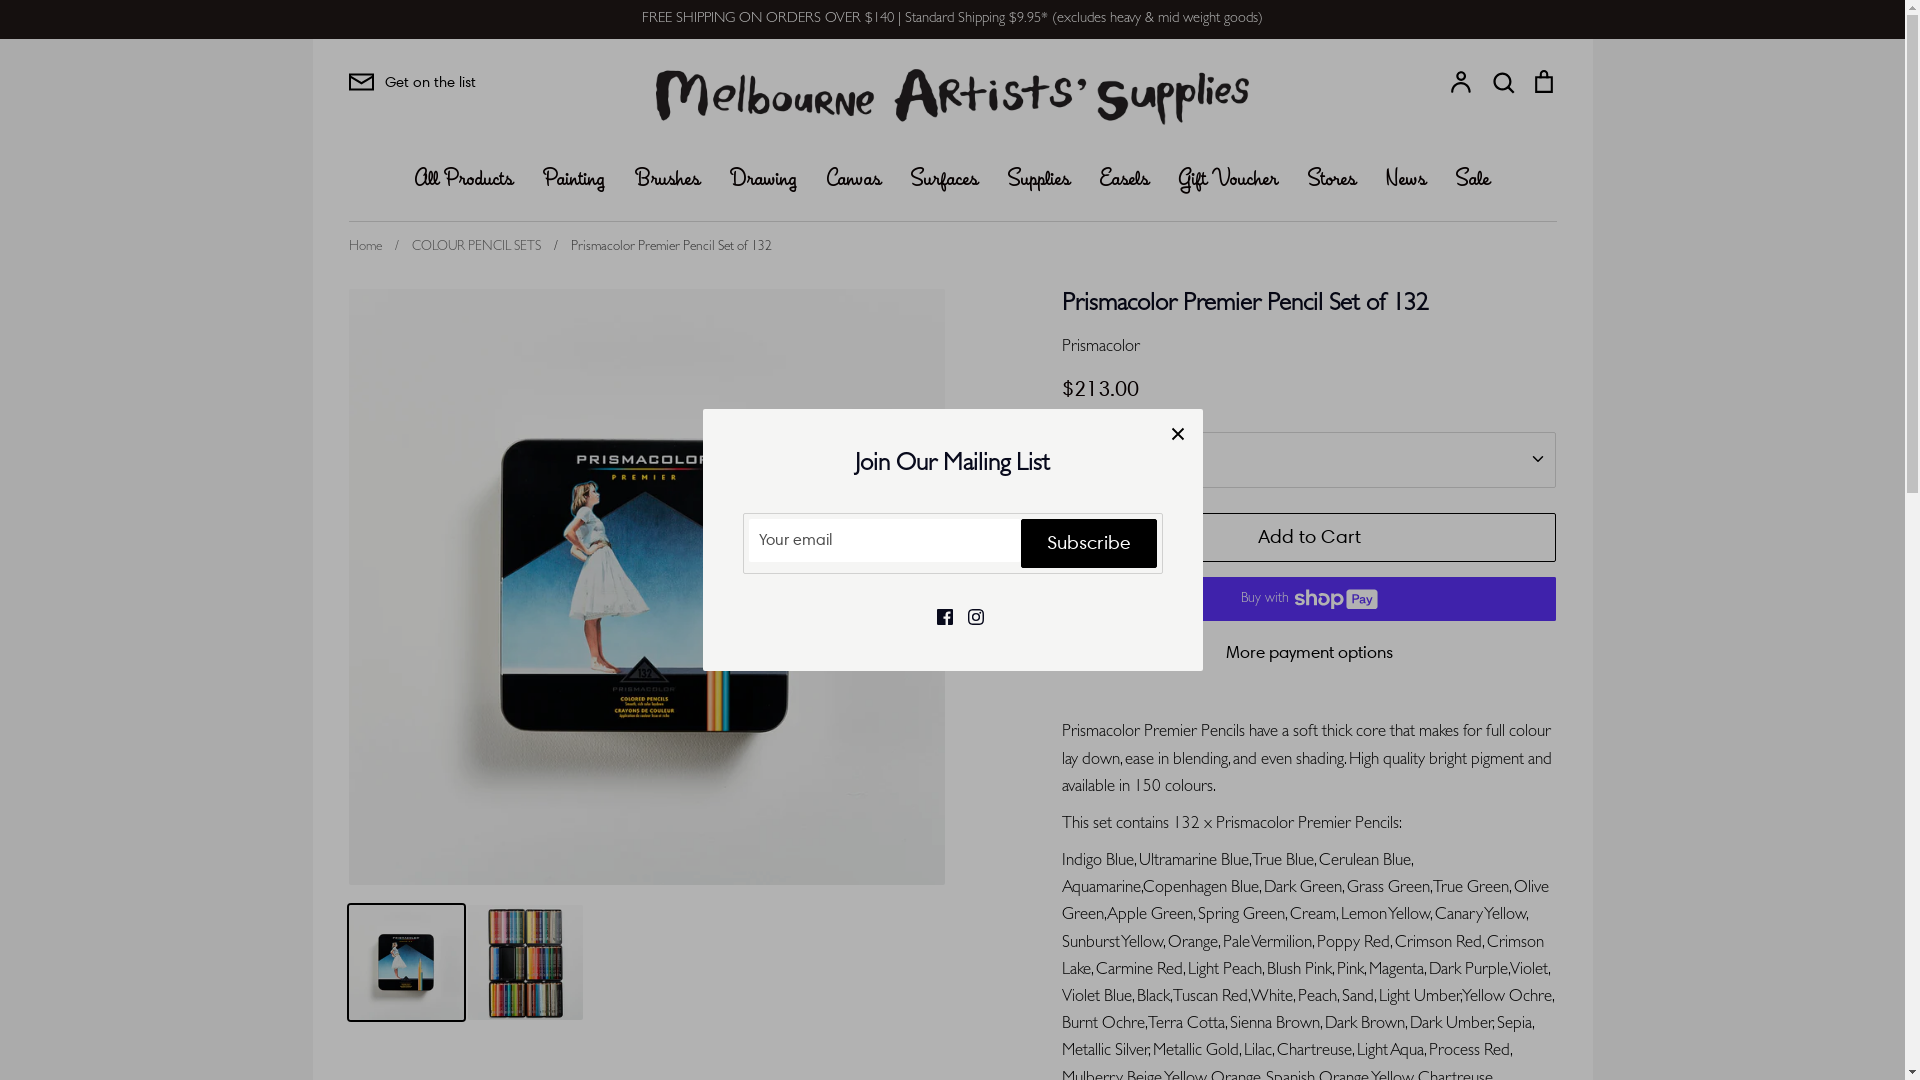  Describe the element at coordinates (910, 180) in the screenshot. I see `'Surfaces'` at that location.